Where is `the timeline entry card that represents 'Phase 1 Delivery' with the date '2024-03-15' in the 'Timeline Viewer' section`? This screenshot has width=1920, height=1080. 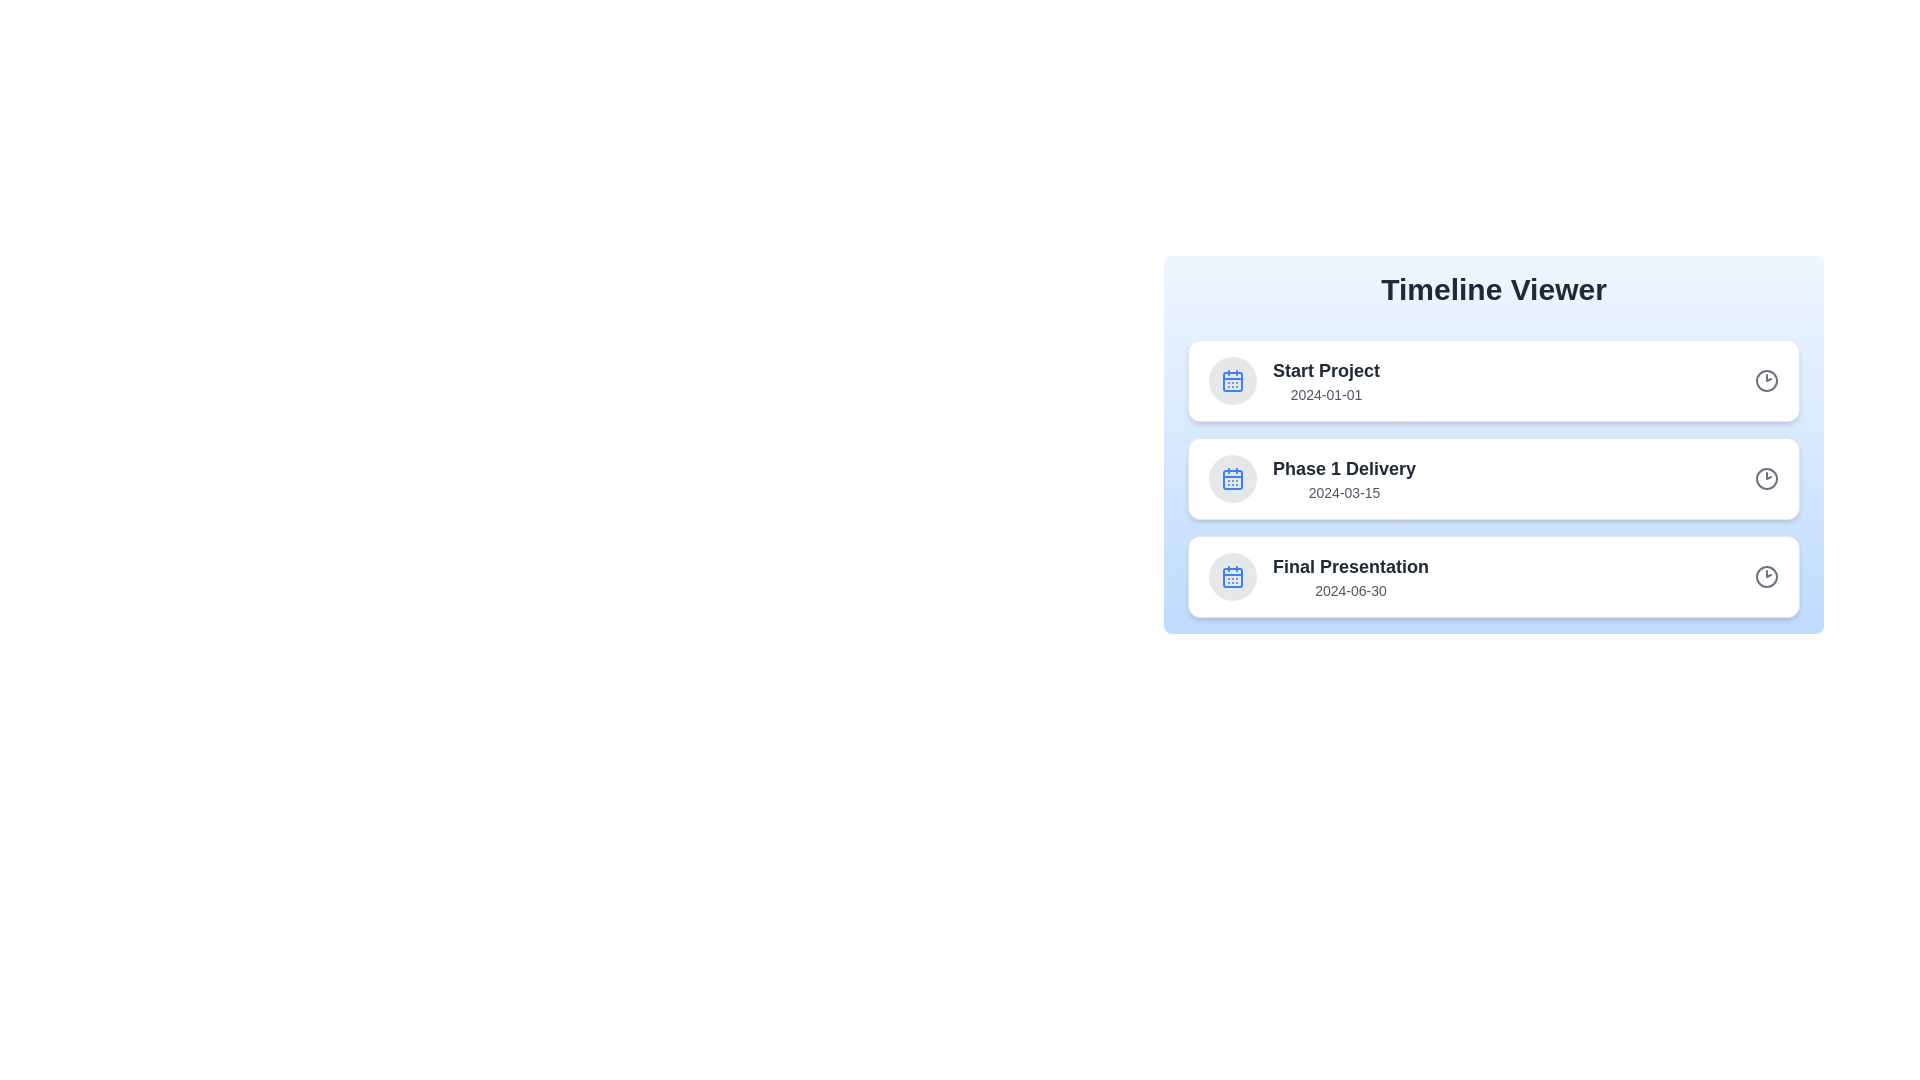 the timeline entry card that represents 'Phase 1 Delivery' with the date '2024-03-15' in the 'Timeline Viewer' section is located at coordinates (1493, 478).